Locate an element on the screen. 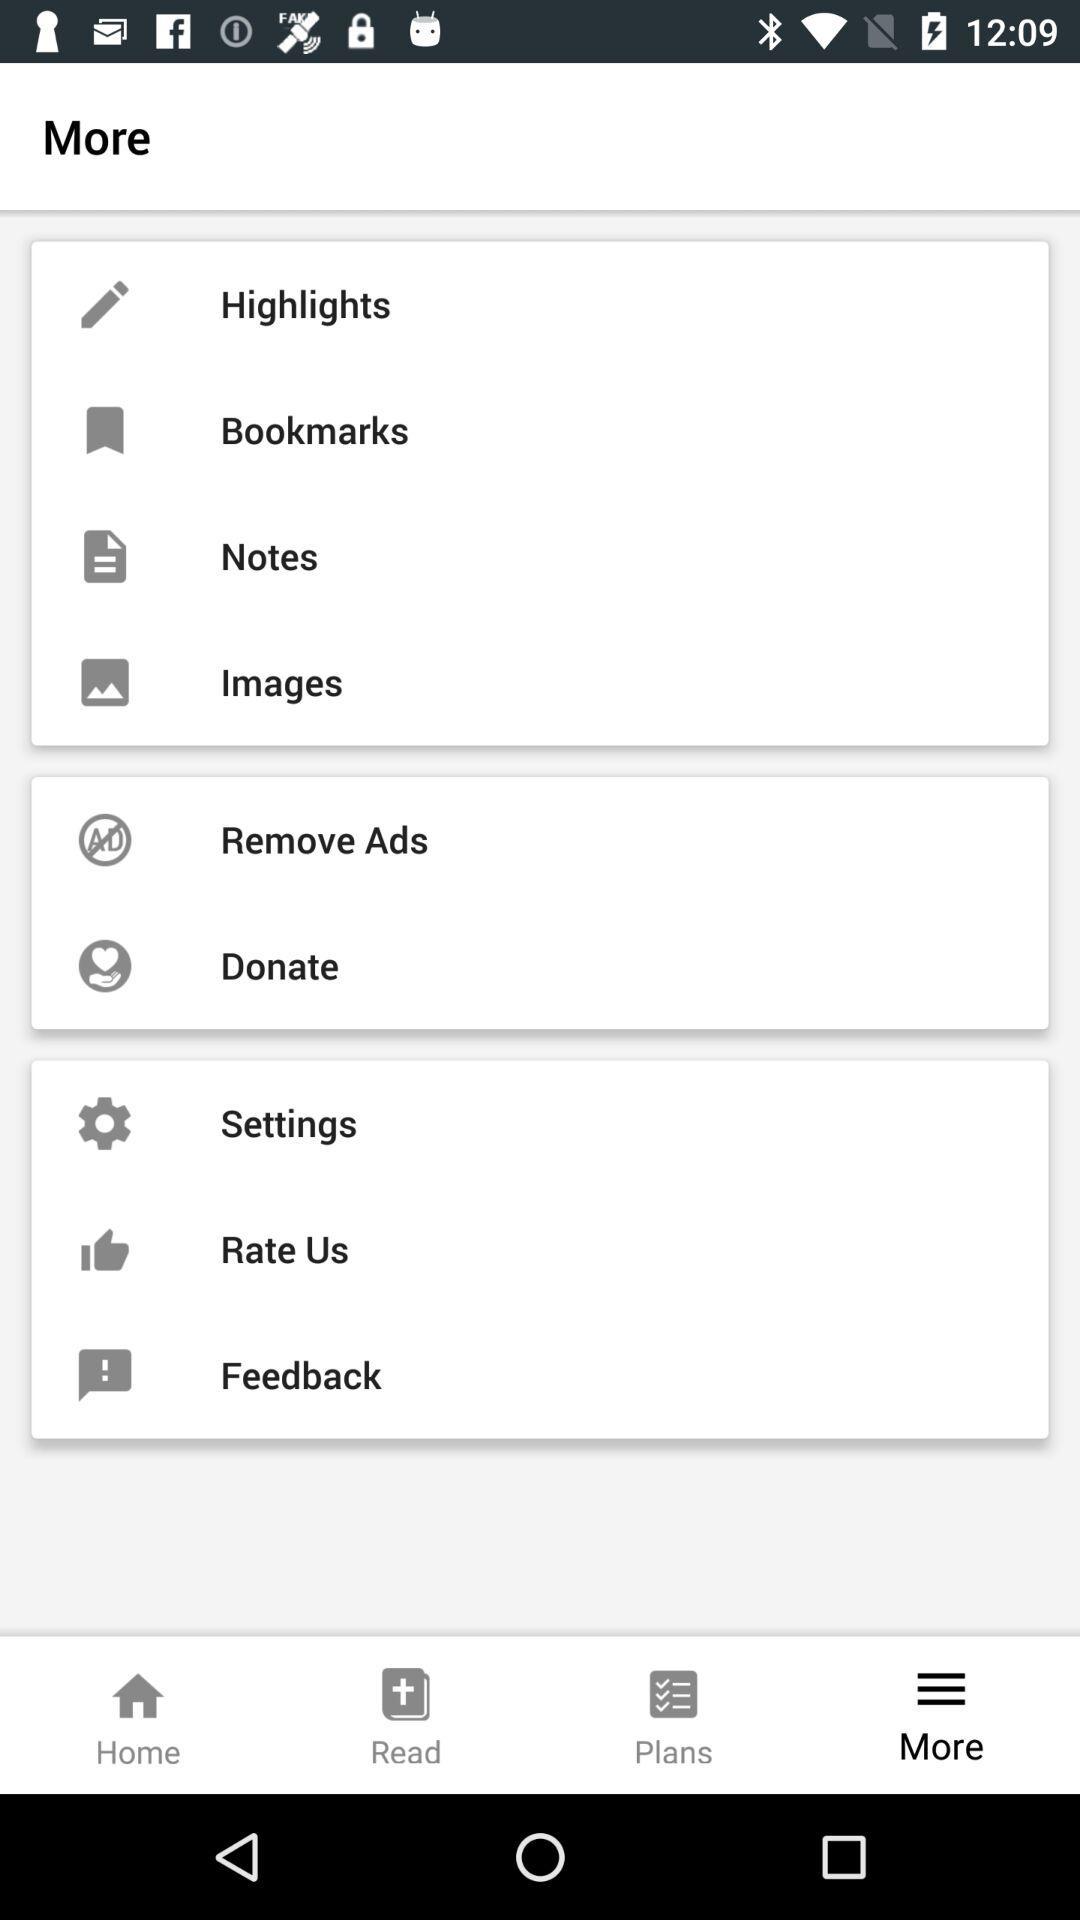 The image size is (1080, 1920). item below the rate us item is located at coordinates (540, 1374).